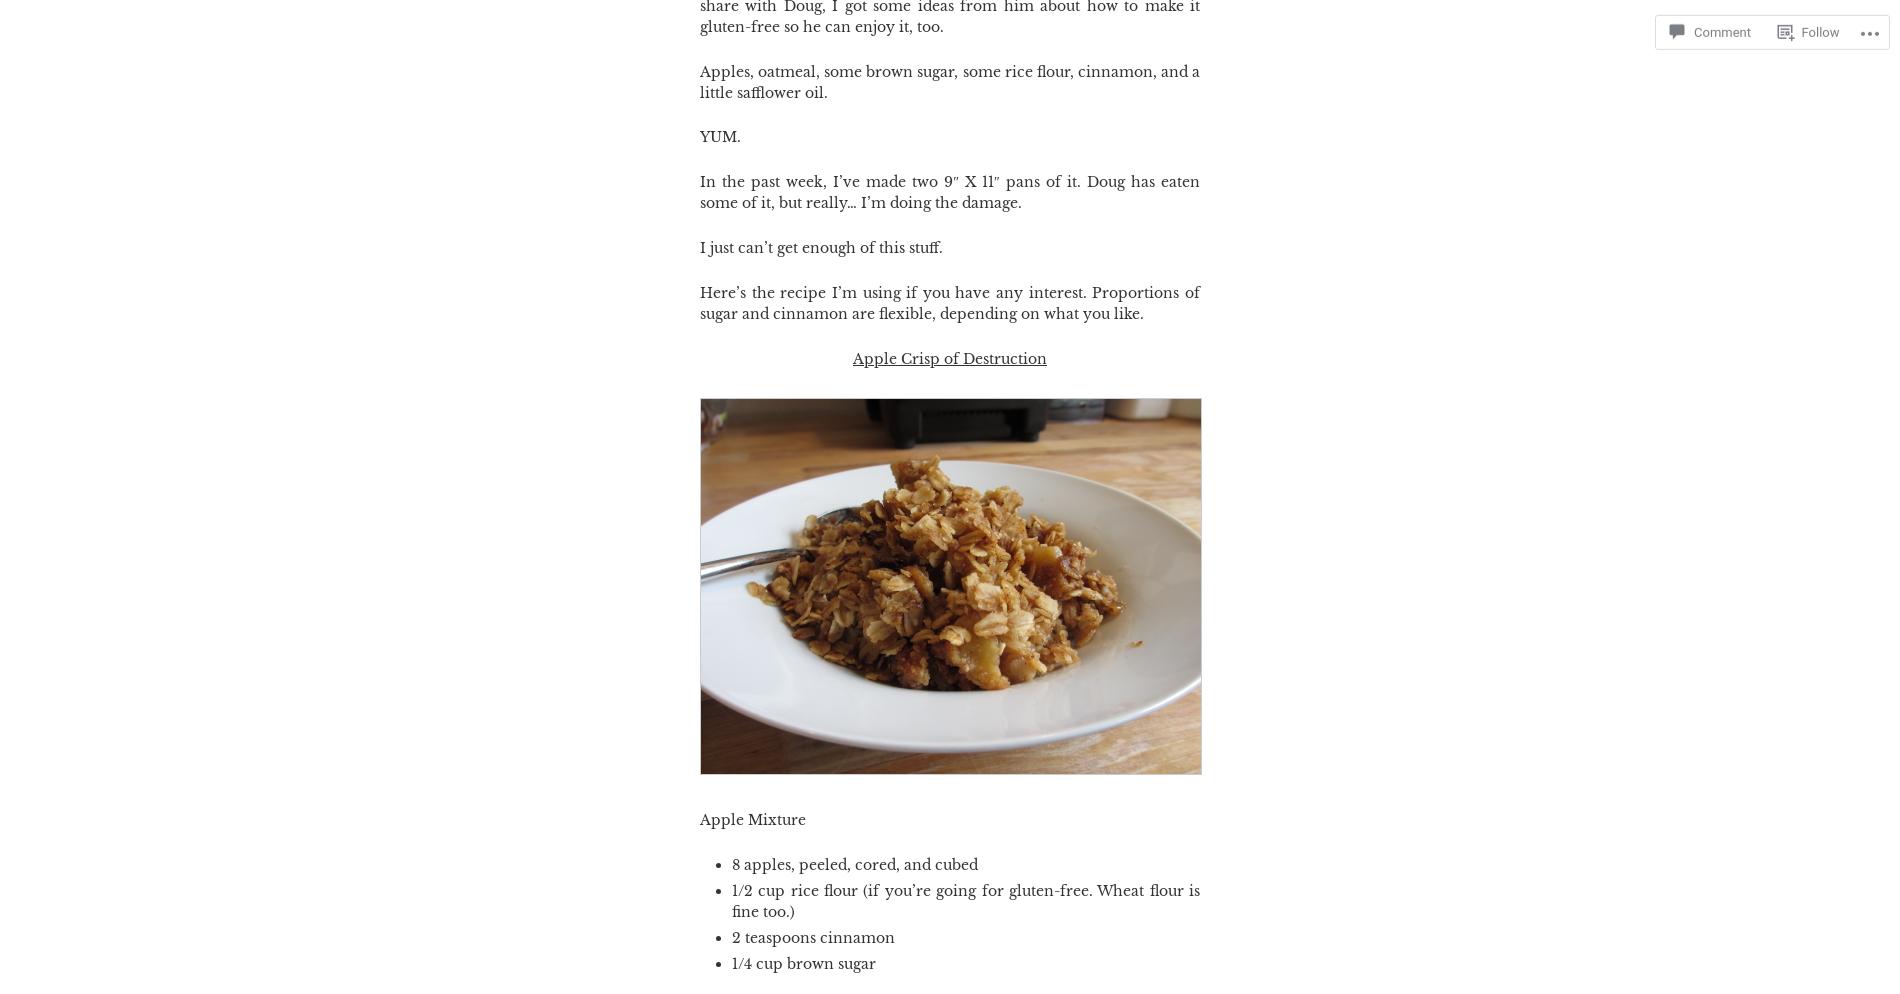  What do you see at coordinates (719, 135) in the screenshot?
I see `'YUM.'` at bounding box center [719, 135].